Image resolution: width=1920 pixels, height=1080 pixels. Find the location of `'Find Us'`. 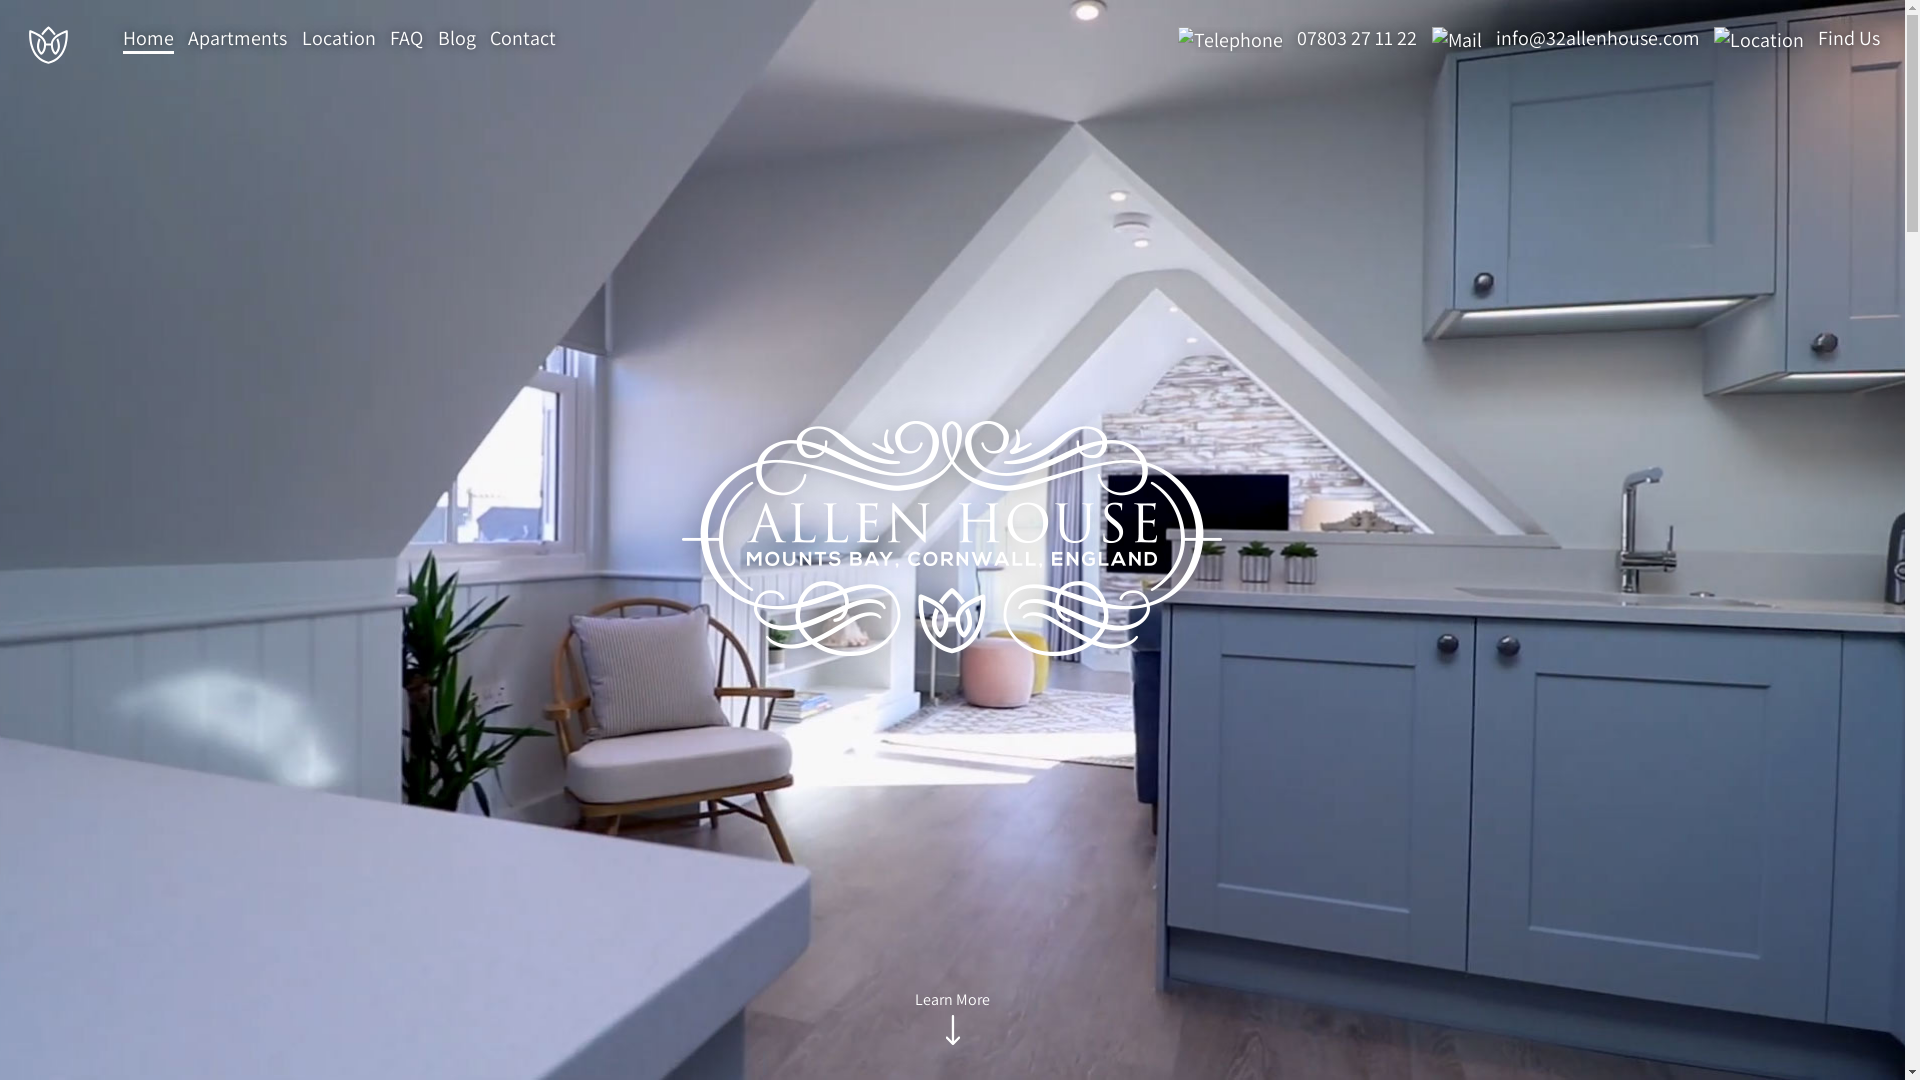

'Find Us' is located at coordinates (1703, 38).